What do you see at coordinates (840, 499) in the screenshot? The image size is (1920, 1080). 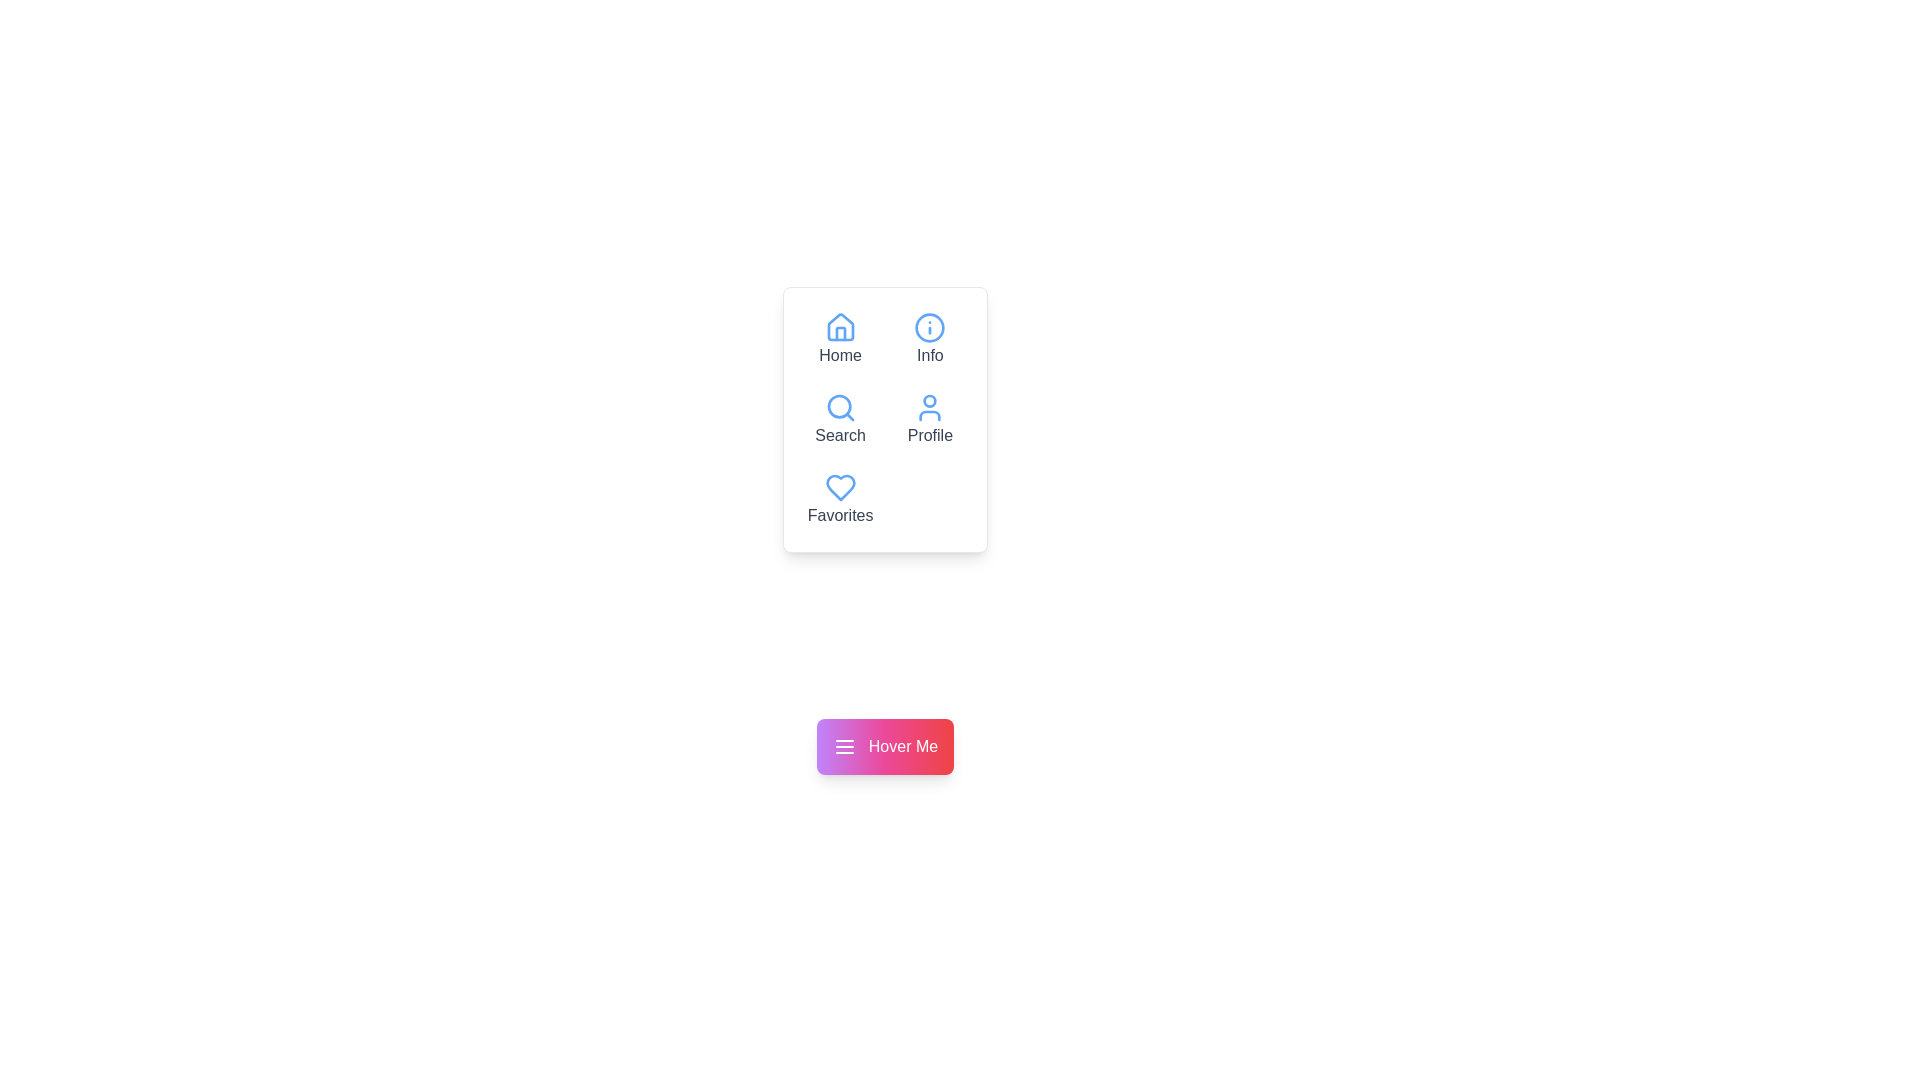 I see `the 'Favorites' button, which consists of a heart icon and a text label, to receive tooltip or visual feedback` at bounding box center [840, 499].